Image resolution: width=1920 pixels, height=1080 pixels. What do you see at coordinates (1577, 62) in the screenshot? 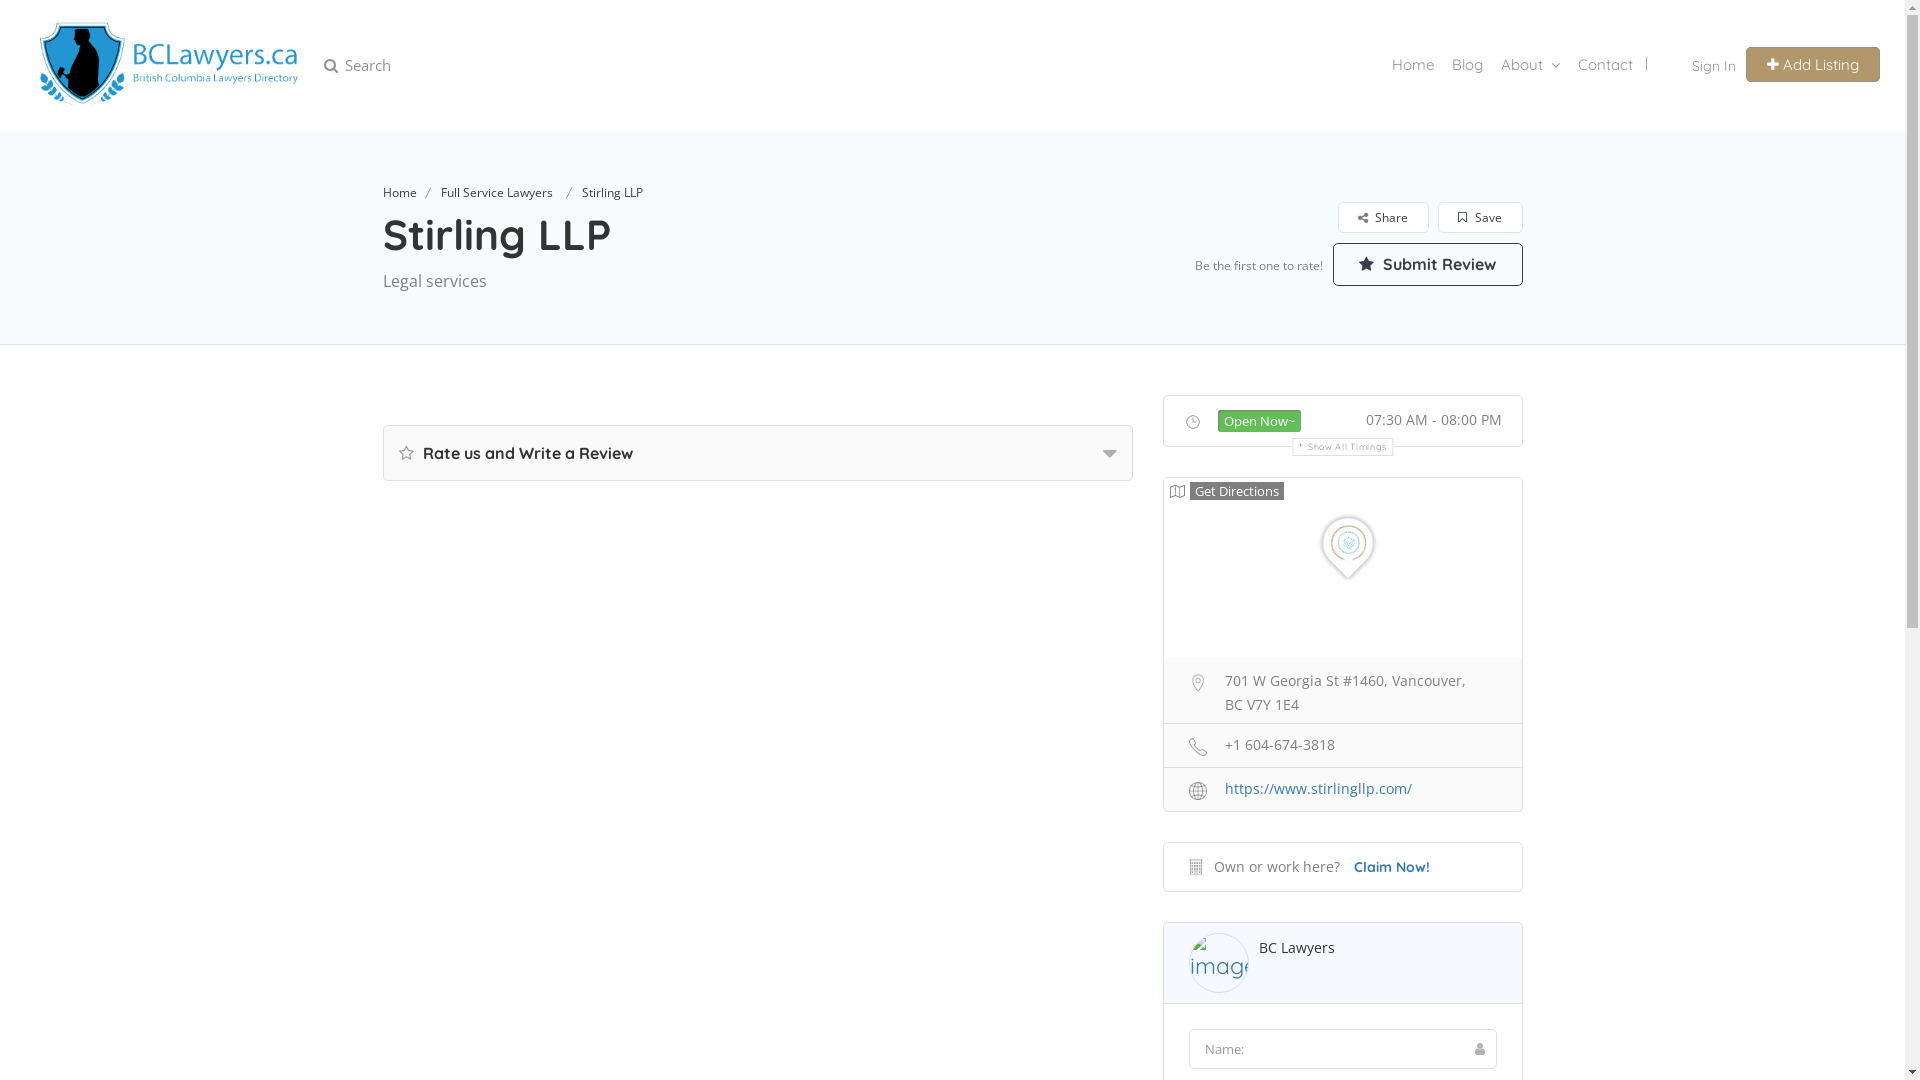
I see `'Contact'` at bounding box center [1577, 62].